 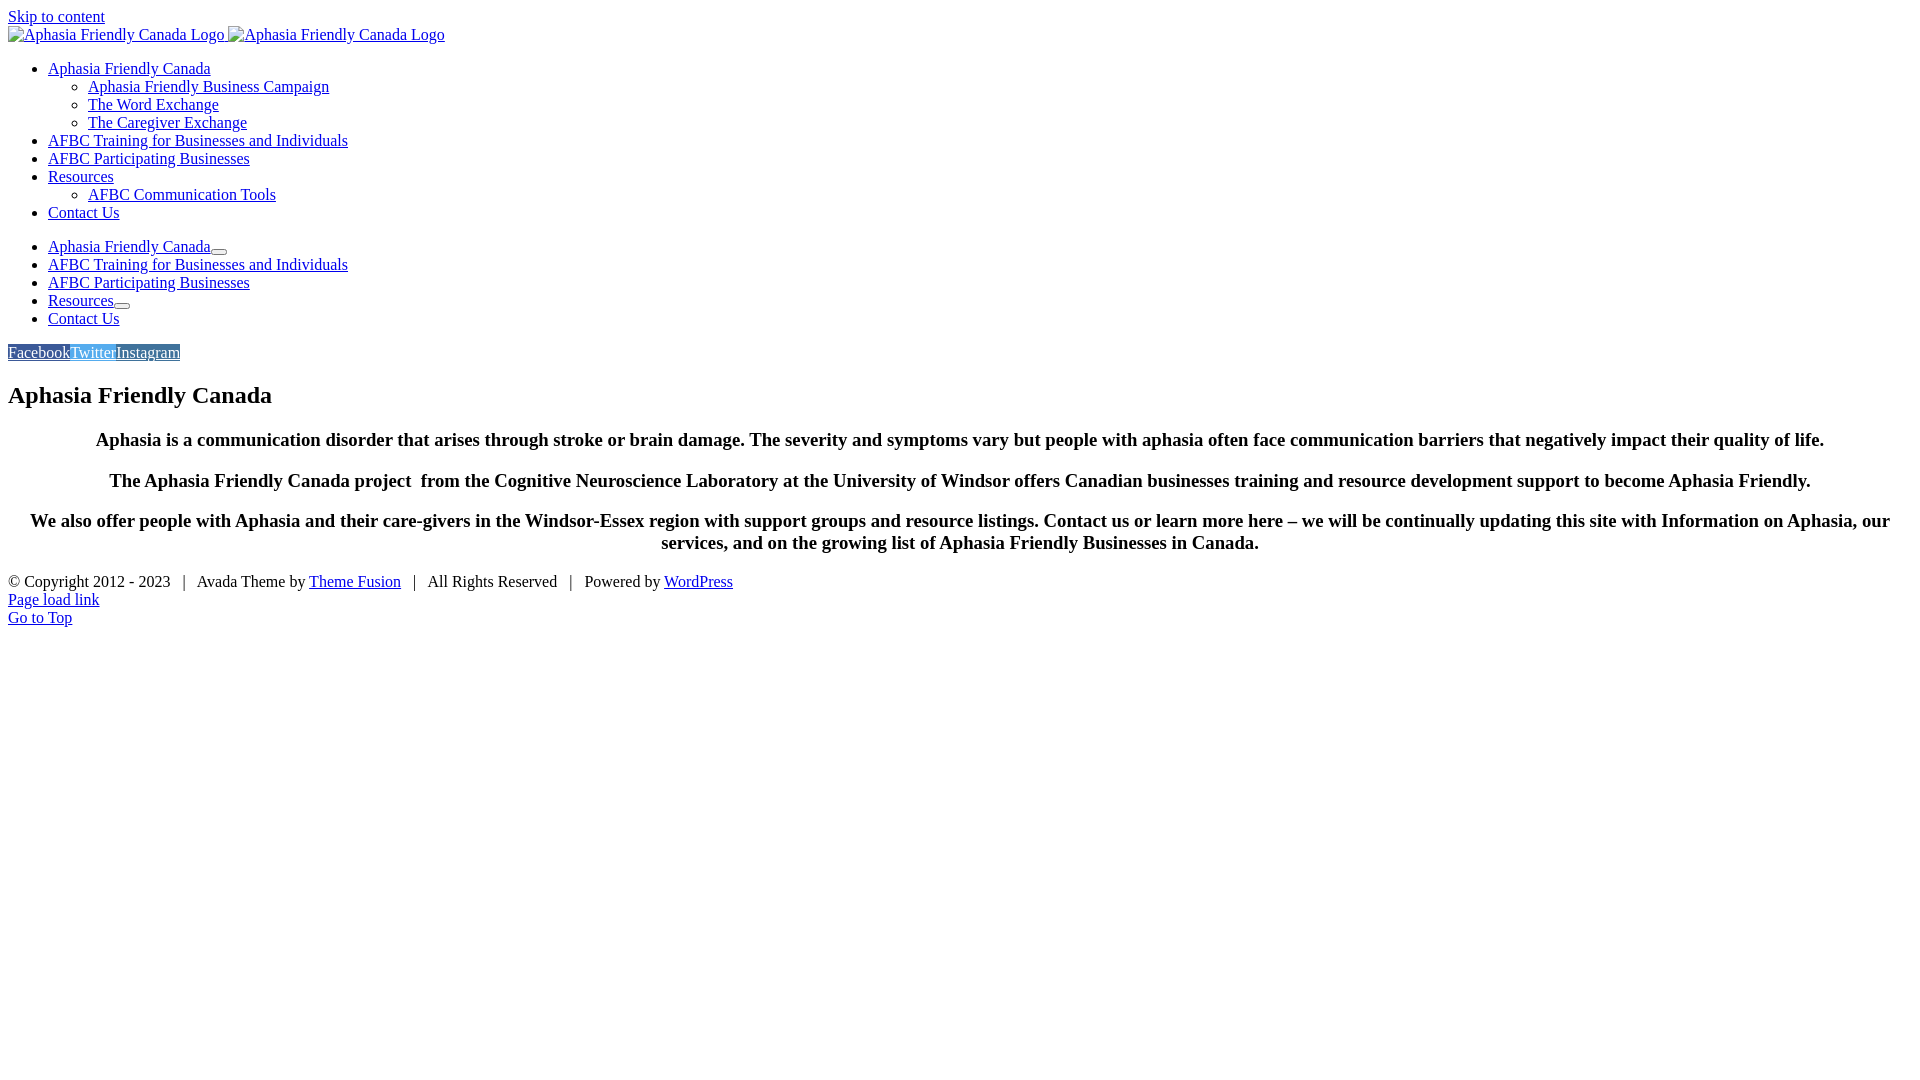 What do you see at coordinates (355, 581) in the screenshot?
I see `'Theme Fusion'` at bounding box center [355, 581].